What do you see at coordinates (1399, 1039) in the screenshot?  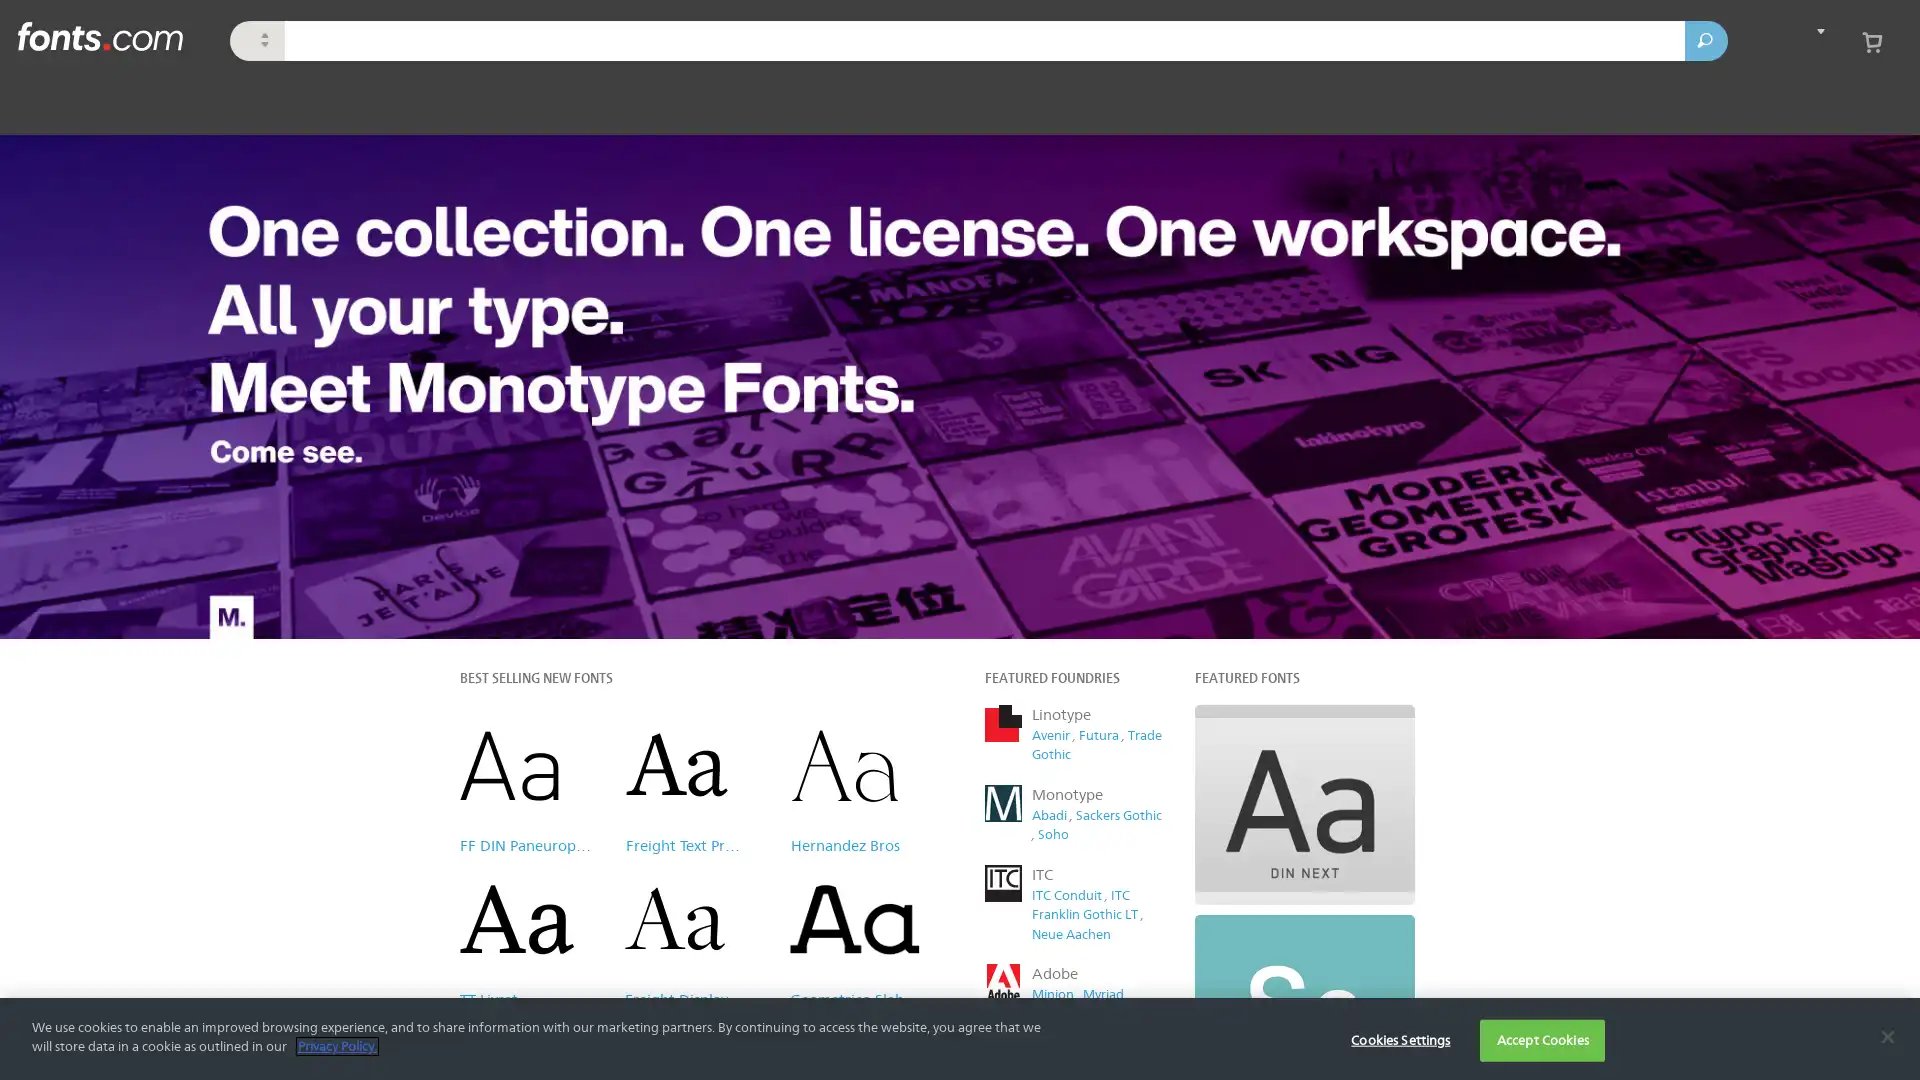 I see `Cookies Settings` at bounding box center [1399, 1039].